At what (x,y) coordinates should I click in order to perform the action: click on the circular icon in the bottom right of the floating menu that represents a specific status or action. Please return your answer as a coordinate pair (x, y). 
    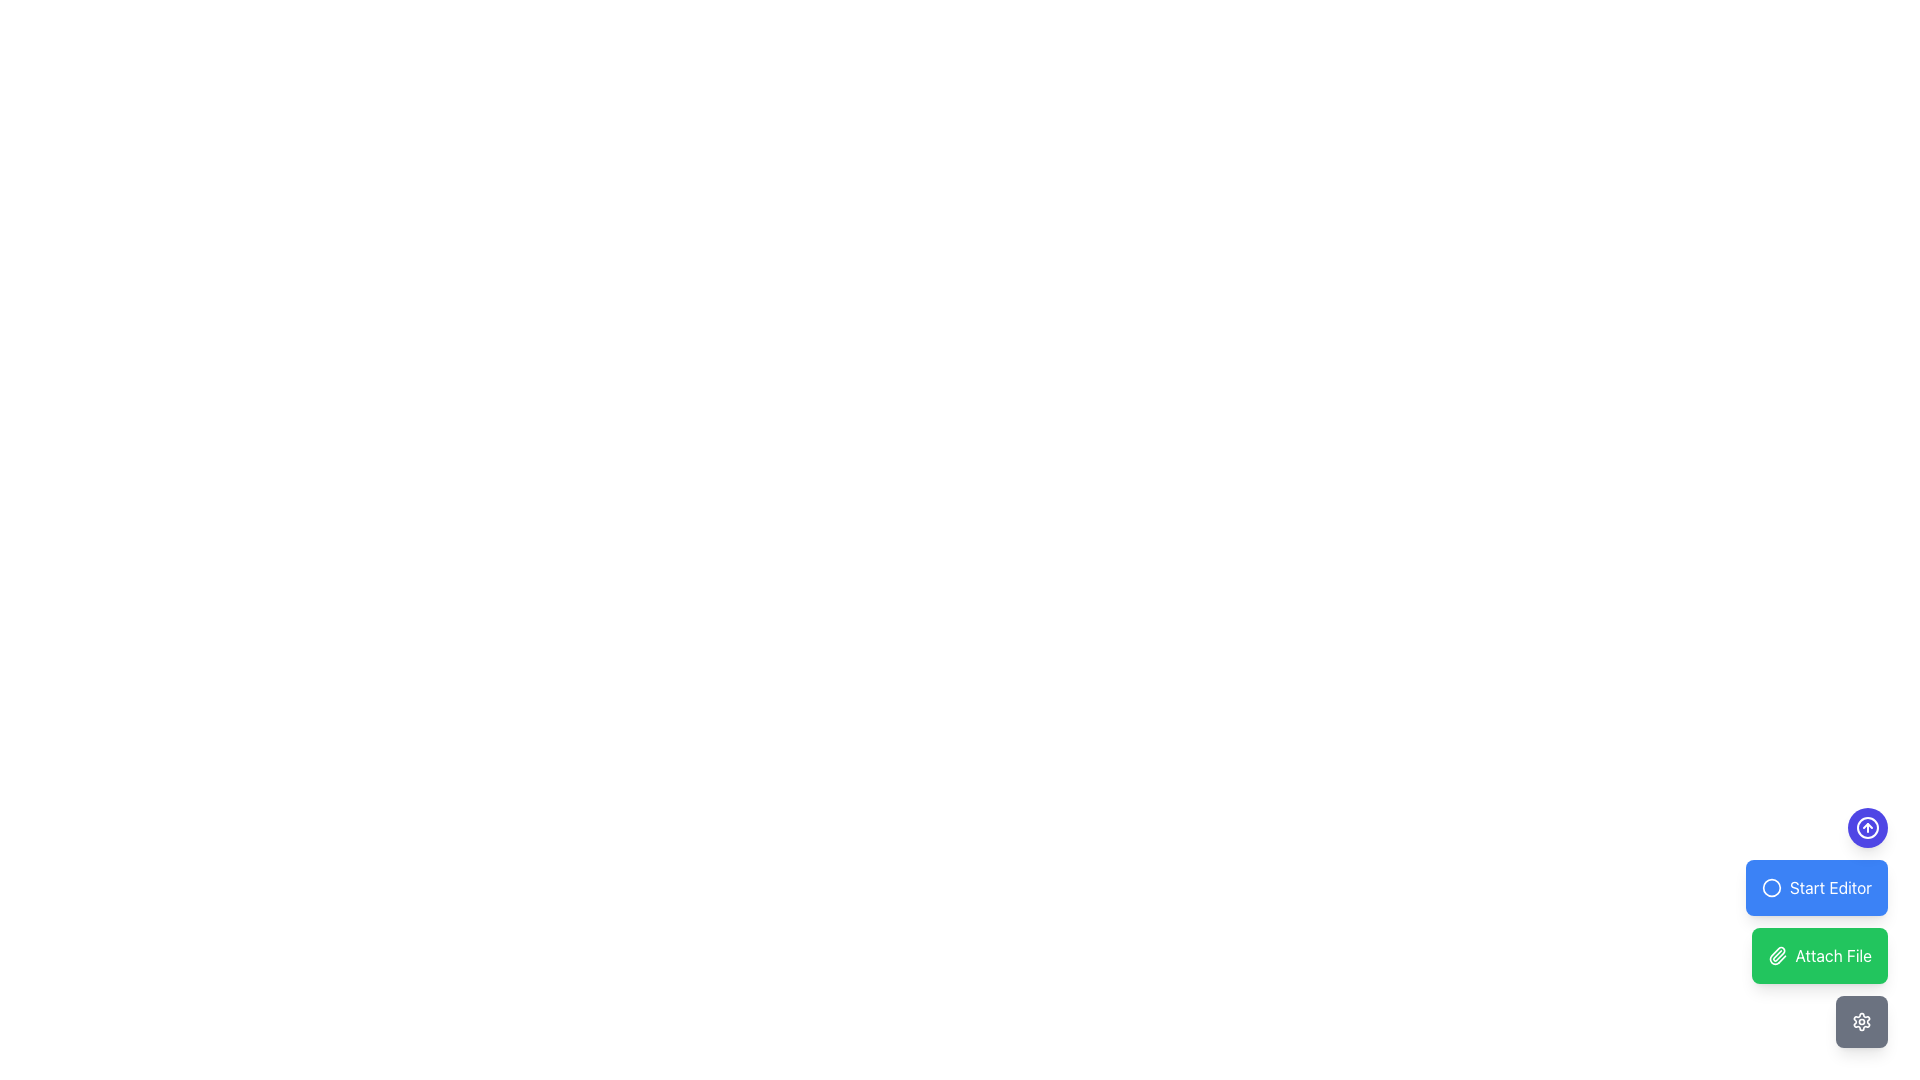
    Looking at the image, I should click on (1771, 886).